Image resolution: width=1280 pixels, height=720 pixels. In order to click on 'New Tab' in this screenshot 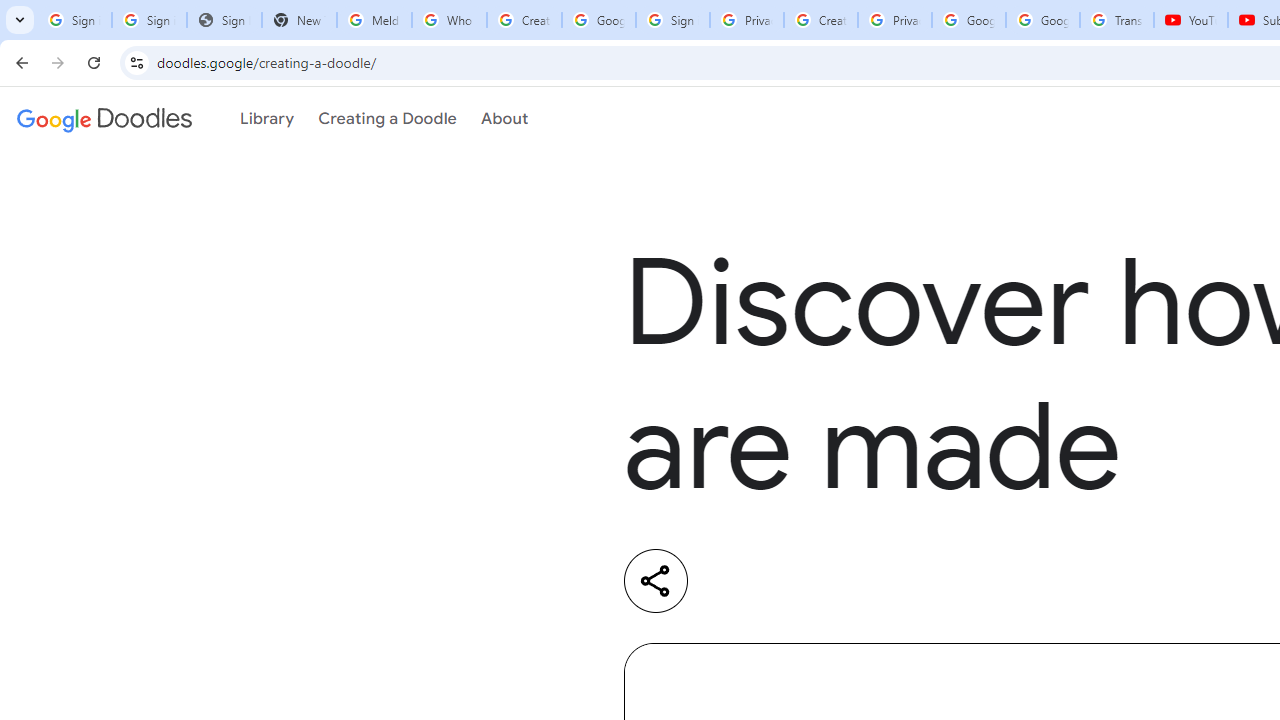, I will do `click(298, 20)`.